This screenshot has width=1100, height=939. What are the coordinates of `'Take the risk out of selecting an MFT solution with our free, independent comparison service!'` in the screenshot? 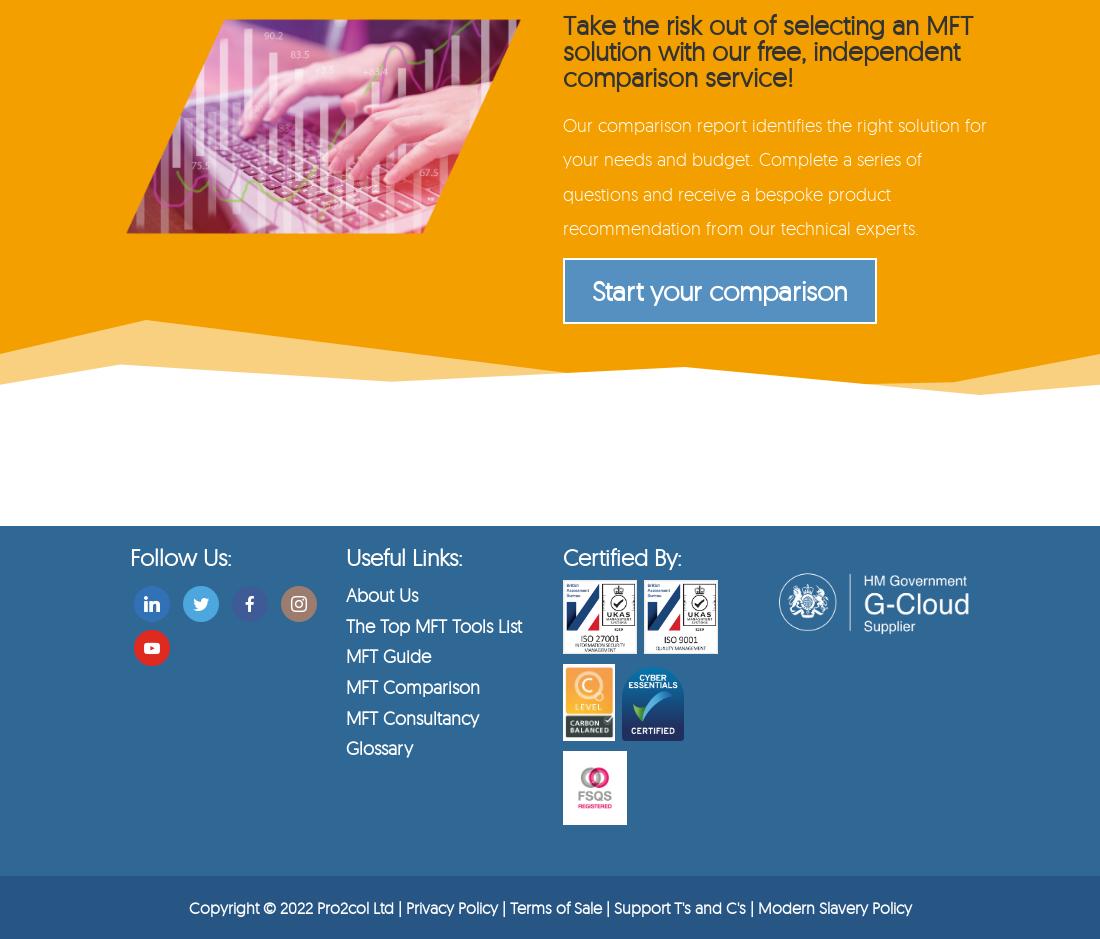 It's located at (768, 49).